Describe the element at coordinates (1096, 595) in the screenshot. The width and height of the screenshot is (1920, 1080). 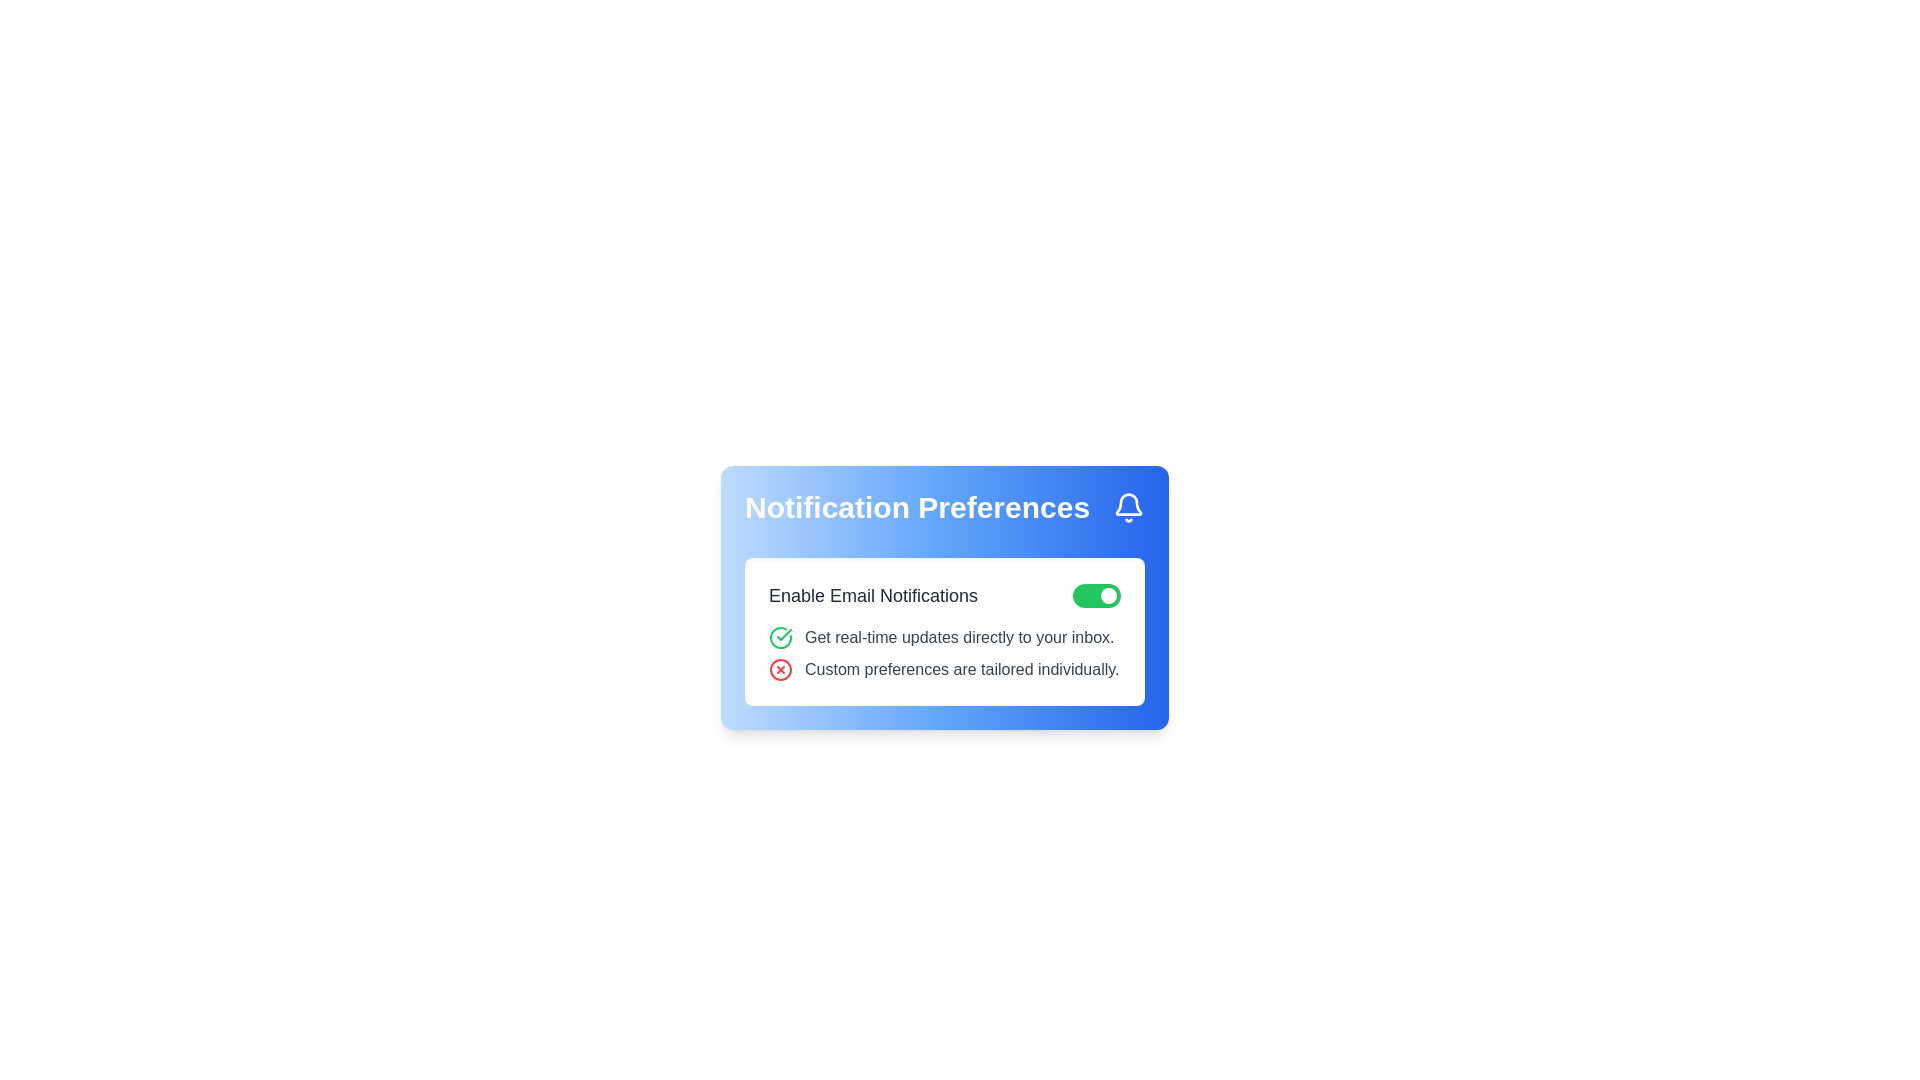
I see `the toggle switch for enabling or disabling email notifications` at that location.